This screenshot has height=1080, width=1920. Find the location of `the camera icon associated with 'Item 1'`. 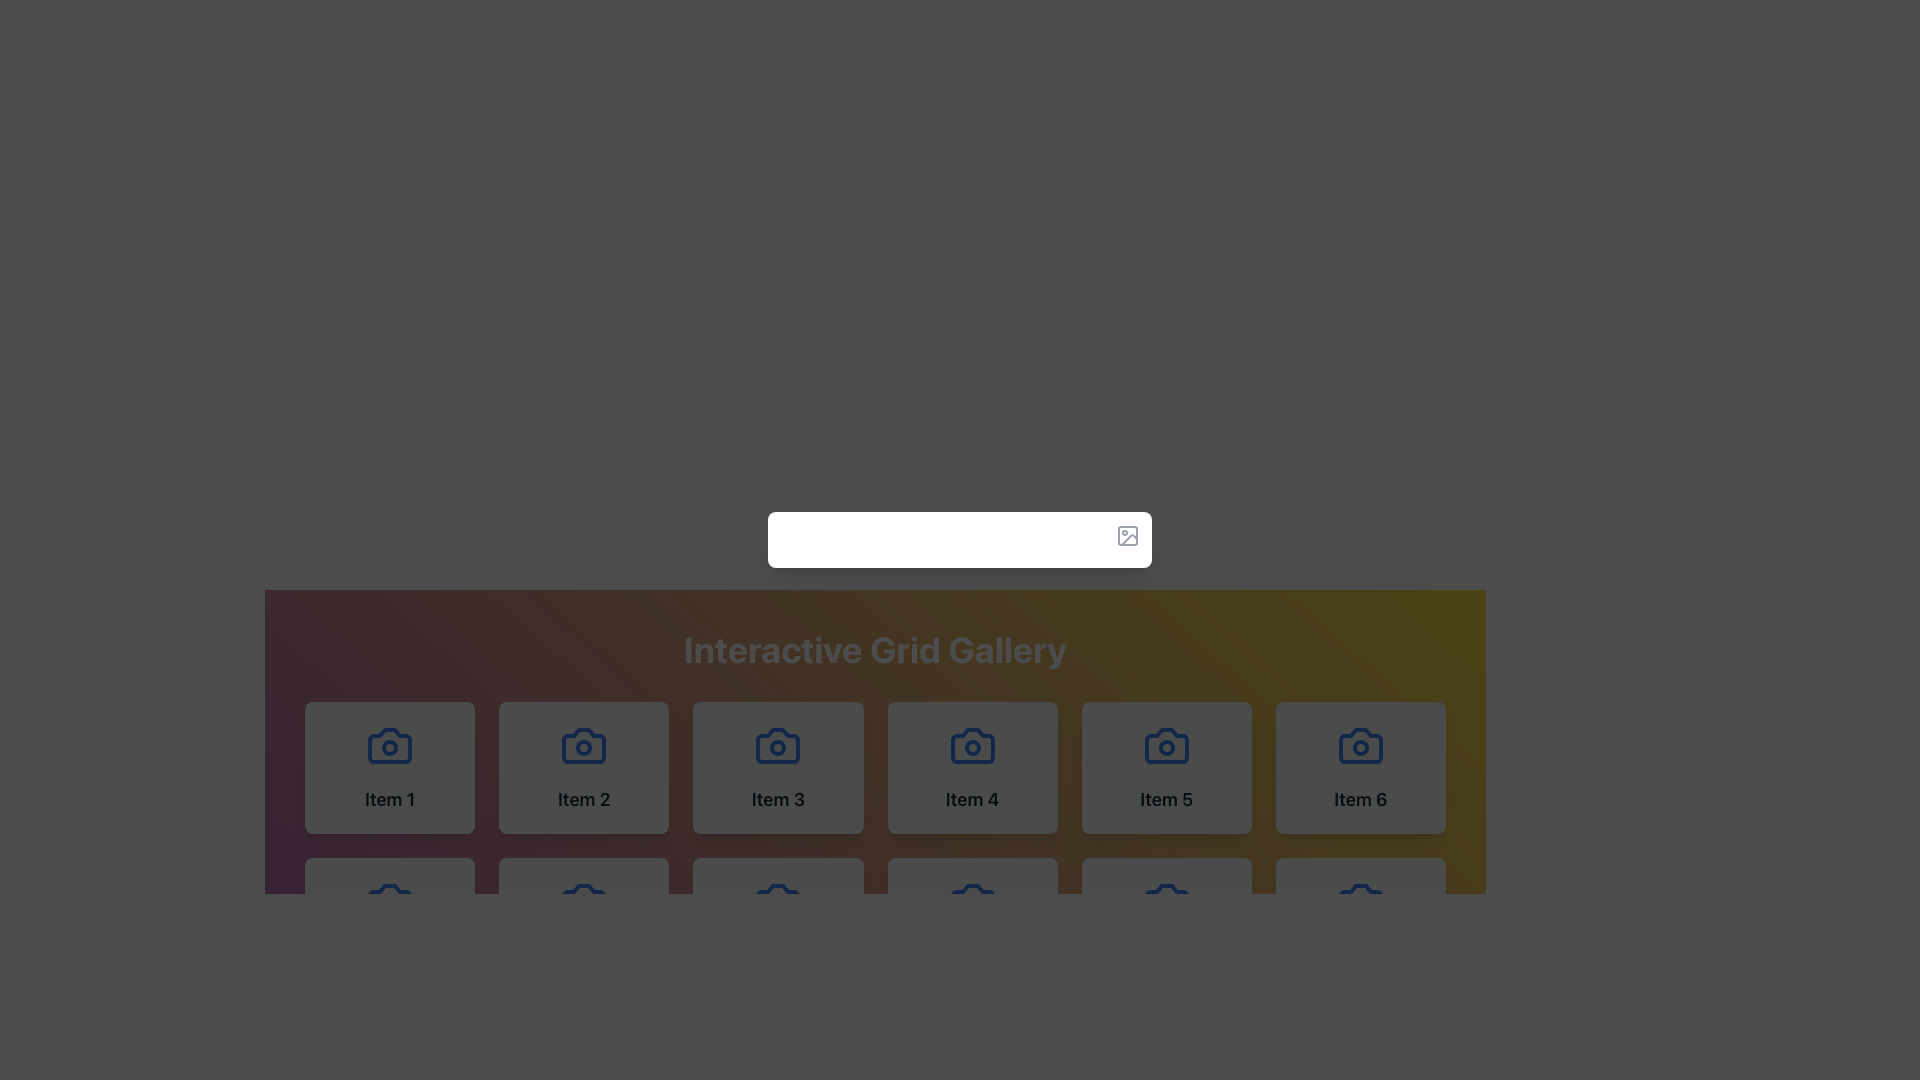

the camera icon associated with 'Item 1' is located at coordinates (390, 745).